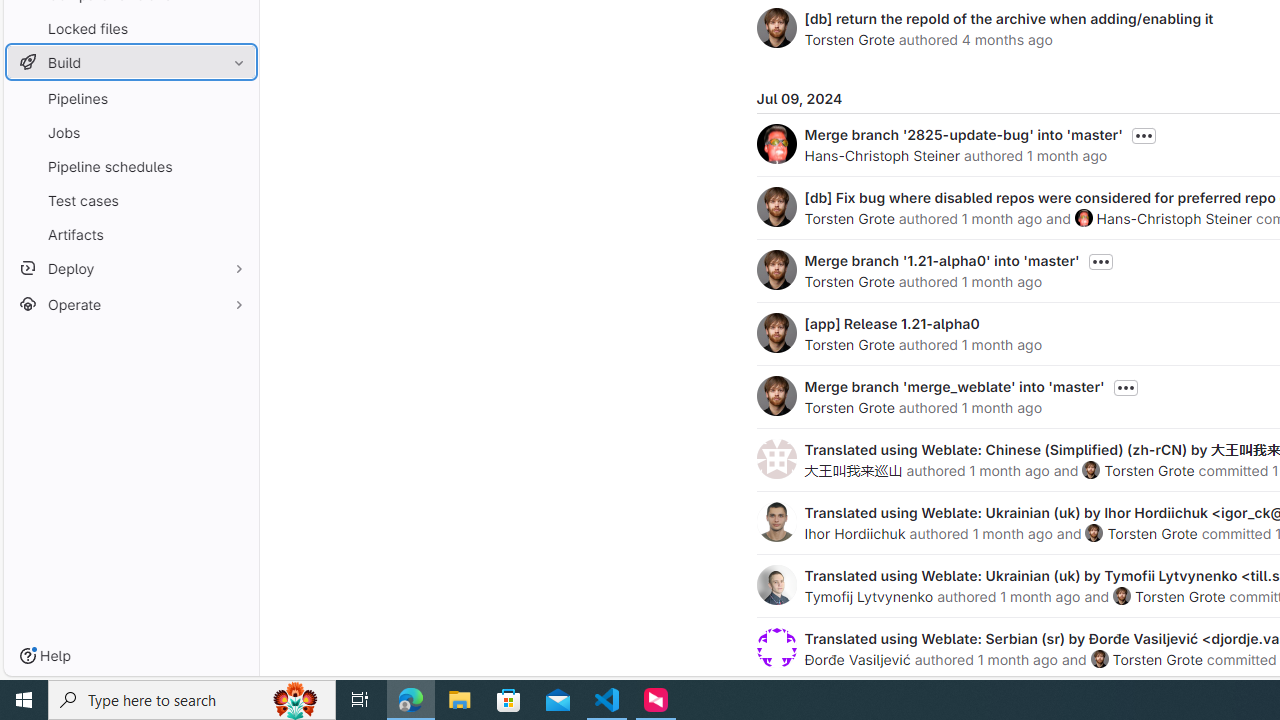 The height and width of the screenshot is (720, 1280). I want to click on 'Pin Pipelines', so click(234, 98).